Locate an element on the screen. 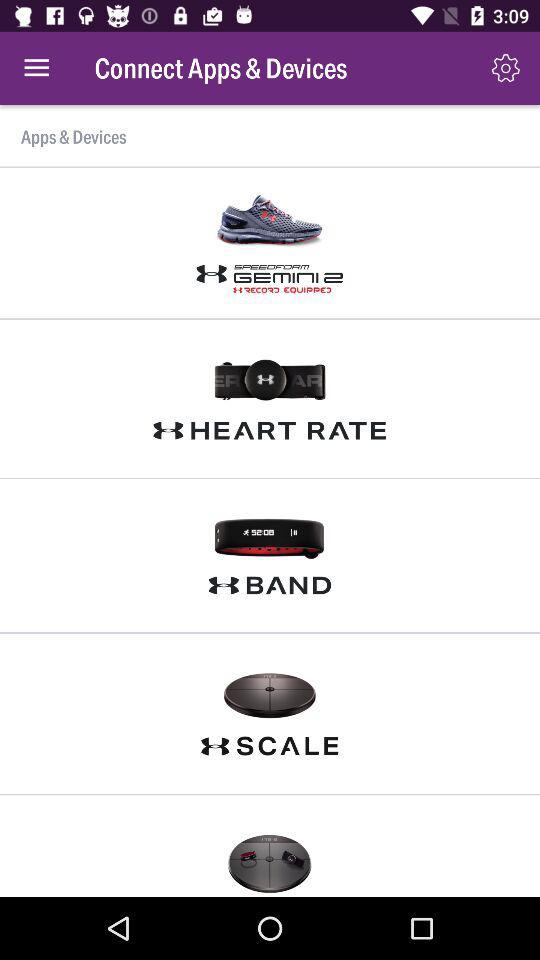 Image resolution: width=540 pixels, height=960 pixels. item to the right of connect apps & devices is located at coordinates (504, 68).